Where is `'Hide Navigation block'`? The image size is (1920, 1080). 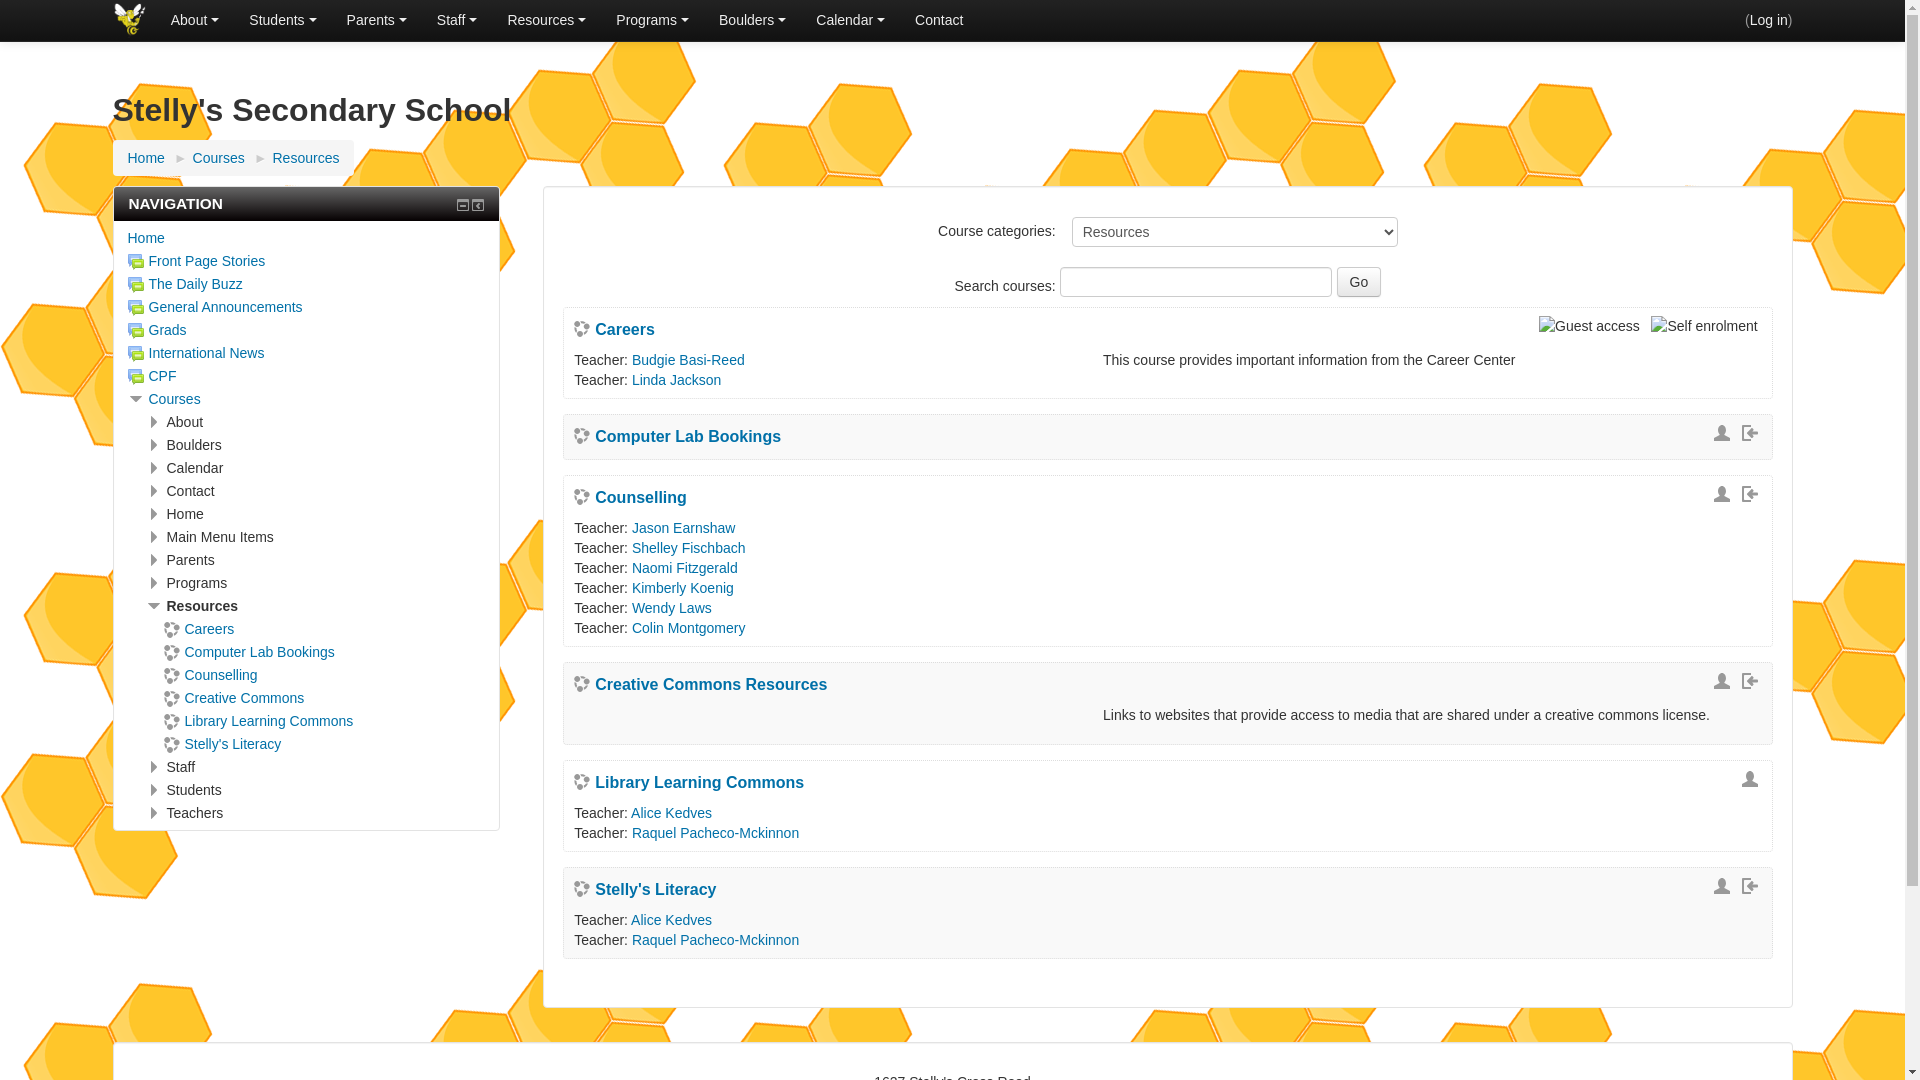
'Hide Navigation block' is located at coordinates (461, 204).